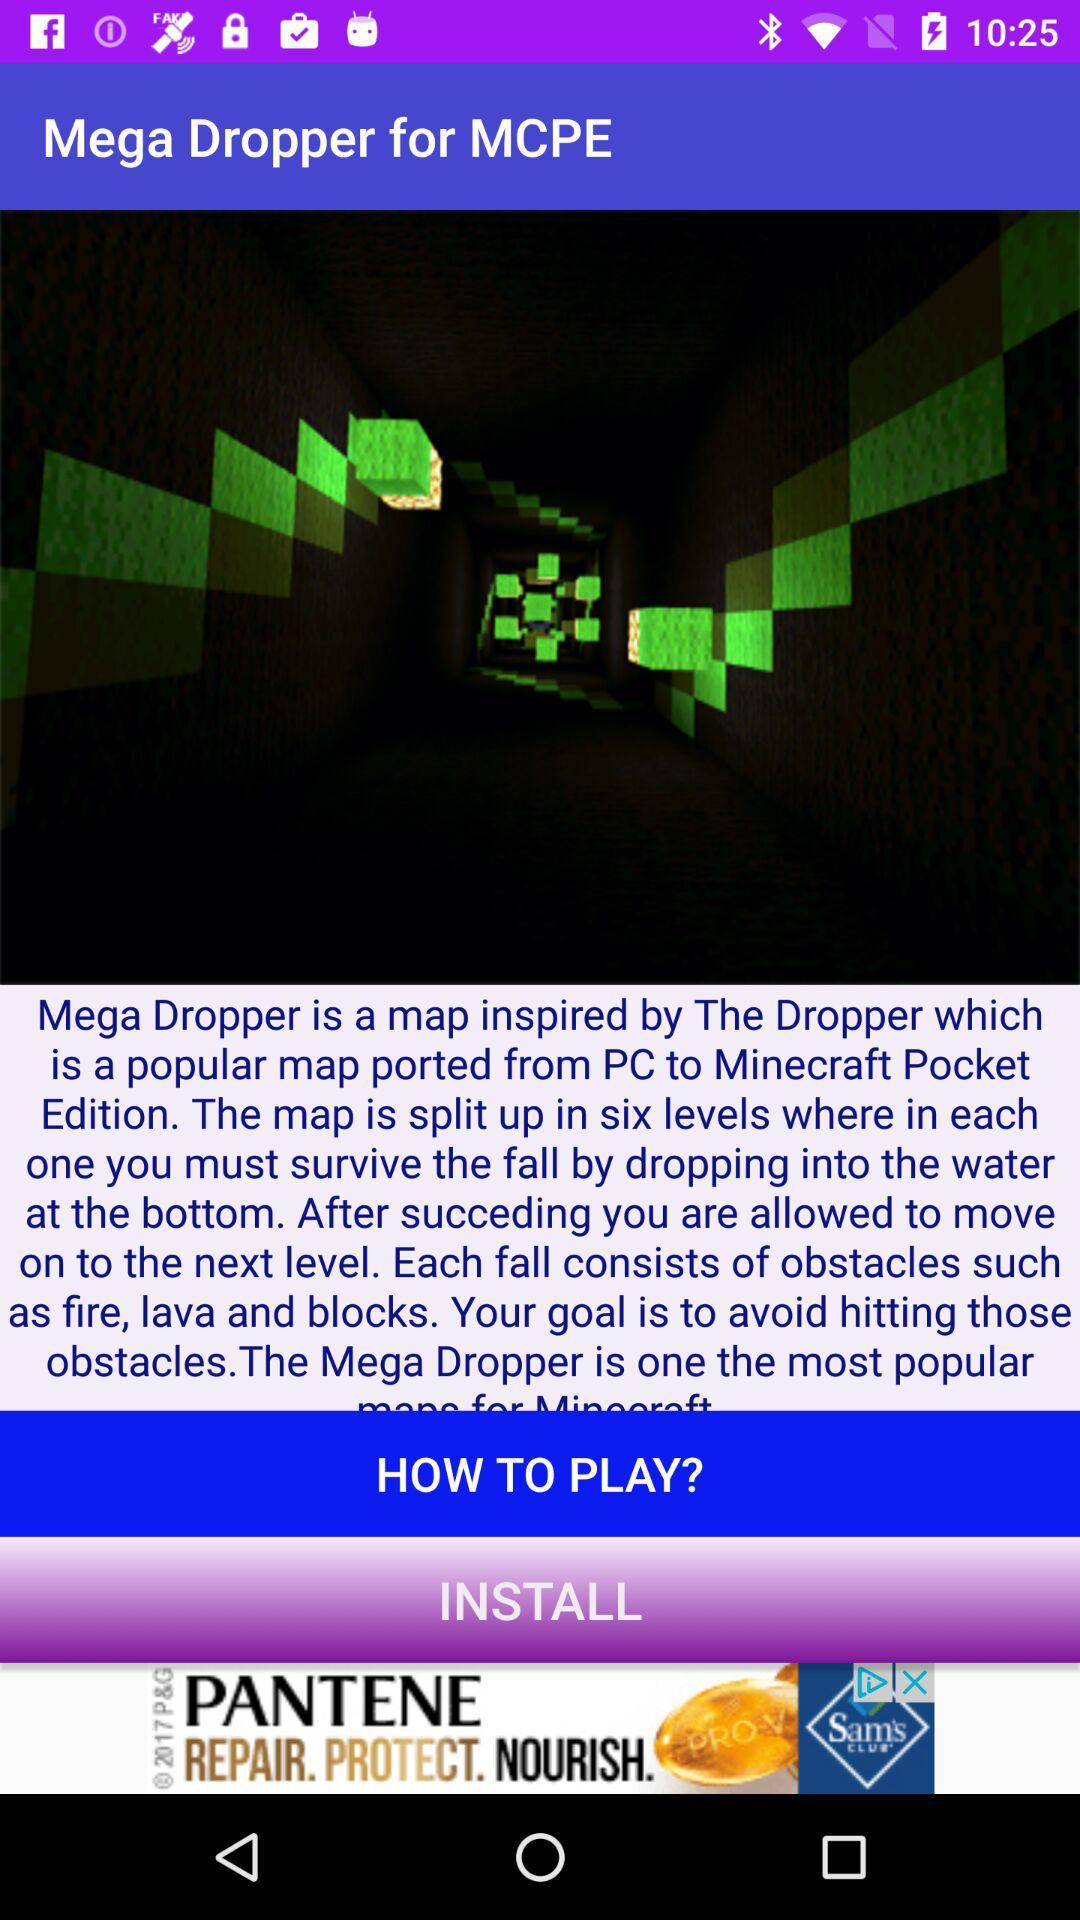 This screenshot has height=1920, width=1080. Describe the element at coordinates (540, 1727) in the screenshot. I see `advertisement` at that location.